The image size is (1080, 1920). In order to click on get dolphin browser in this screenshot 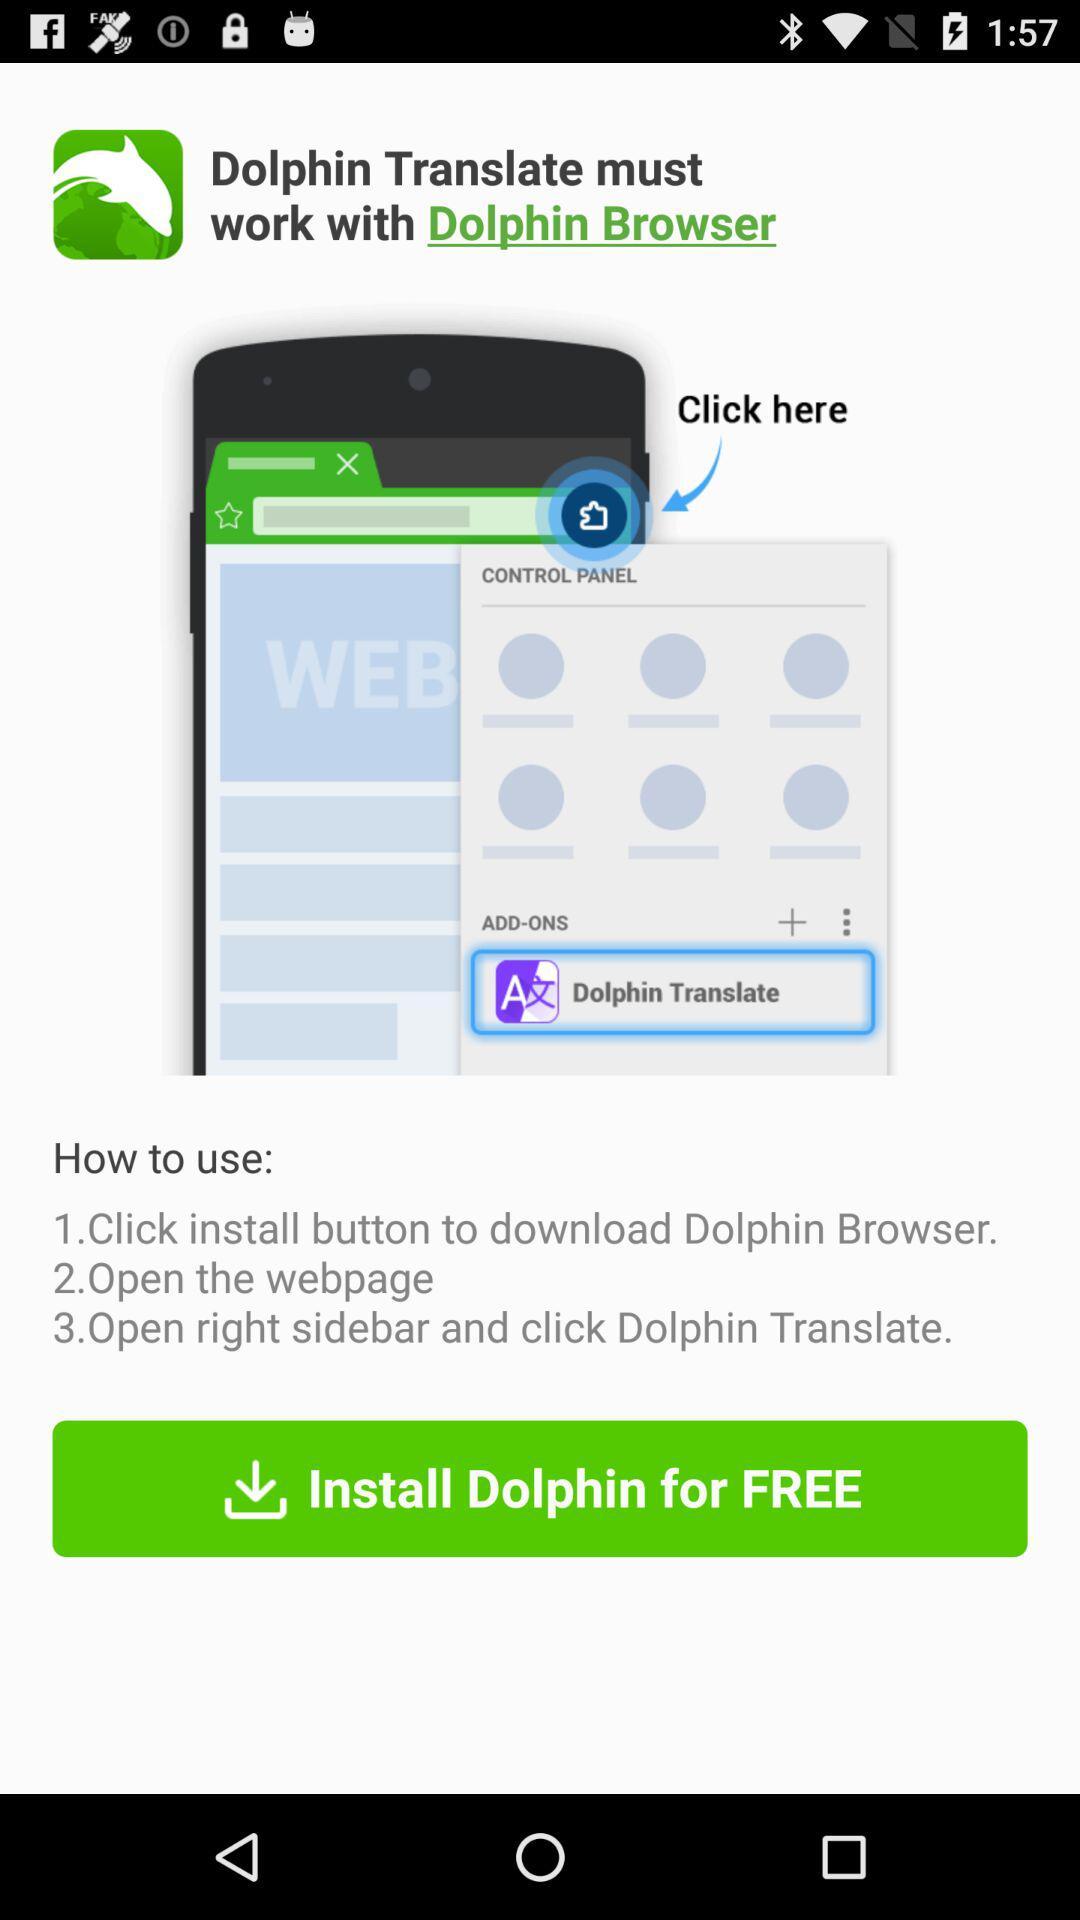, I will do `click(118, 194)`.